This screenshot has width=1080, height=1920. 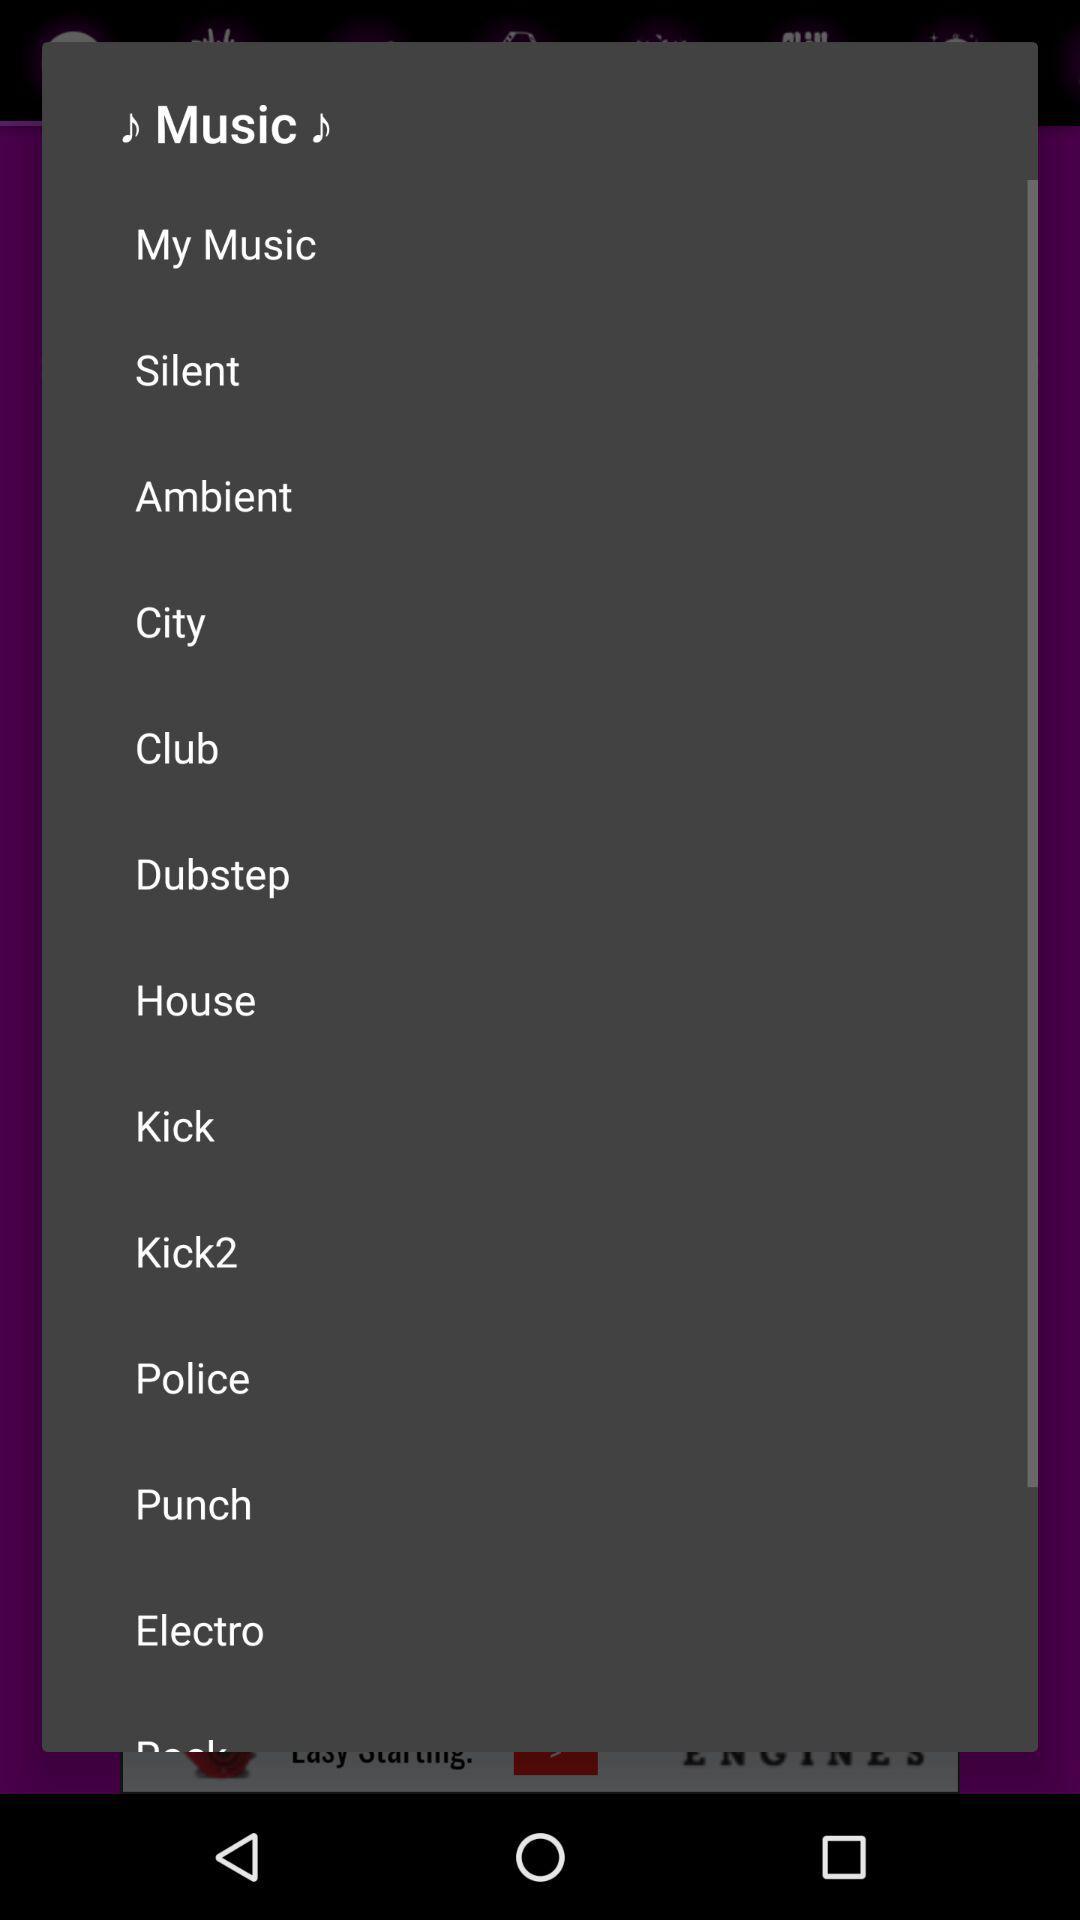 I want to click on the 		rock, so click(x=540, y=1721).